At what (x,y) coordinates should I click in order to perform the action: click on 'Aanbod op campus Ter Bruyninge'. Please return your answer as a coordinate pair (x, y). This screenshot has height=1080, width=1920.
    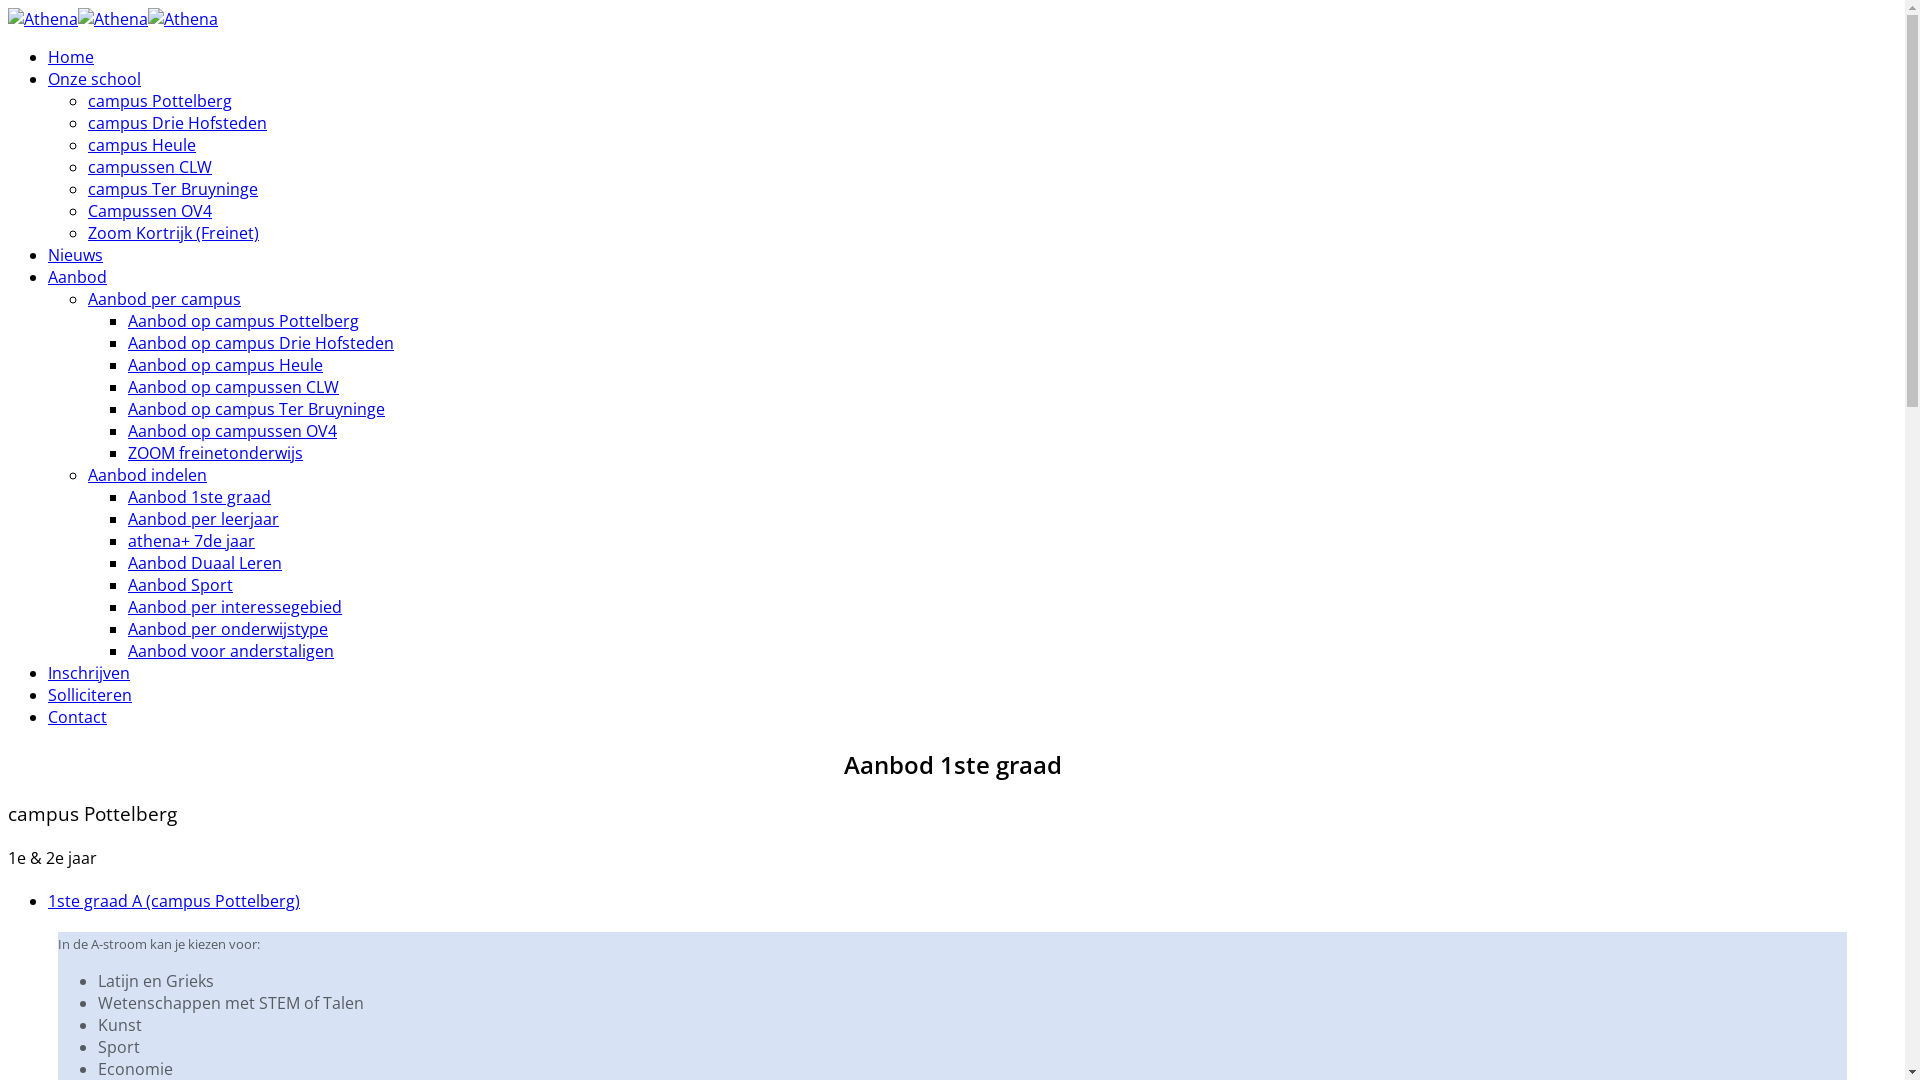
    Looking at the image, I should click on (255, 407).